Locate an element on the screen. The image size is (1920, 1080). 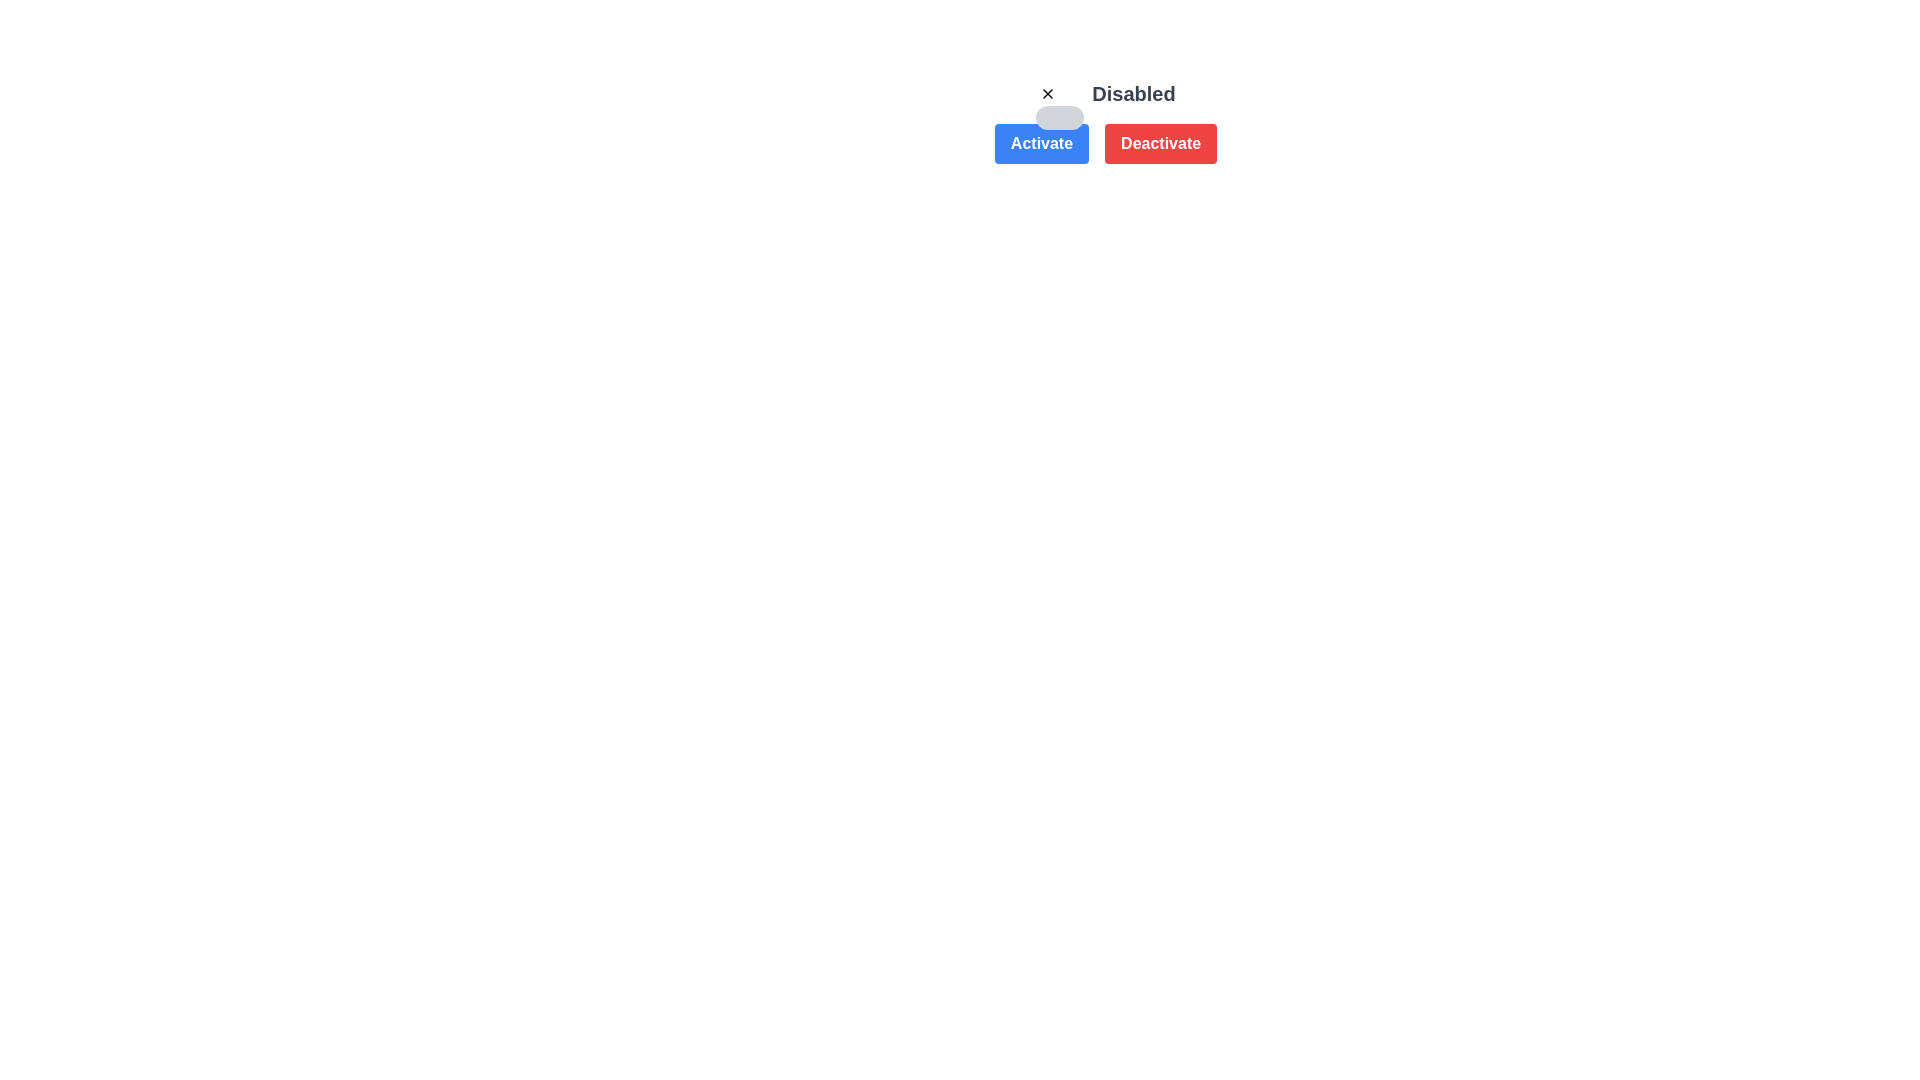
the close, cancel, or clear icon located near the top left area of the interface, above the 'Activate' and 'Deactivate' buttons, adjacent to the 'Disabled' label is located at coordinates (1047, 93).